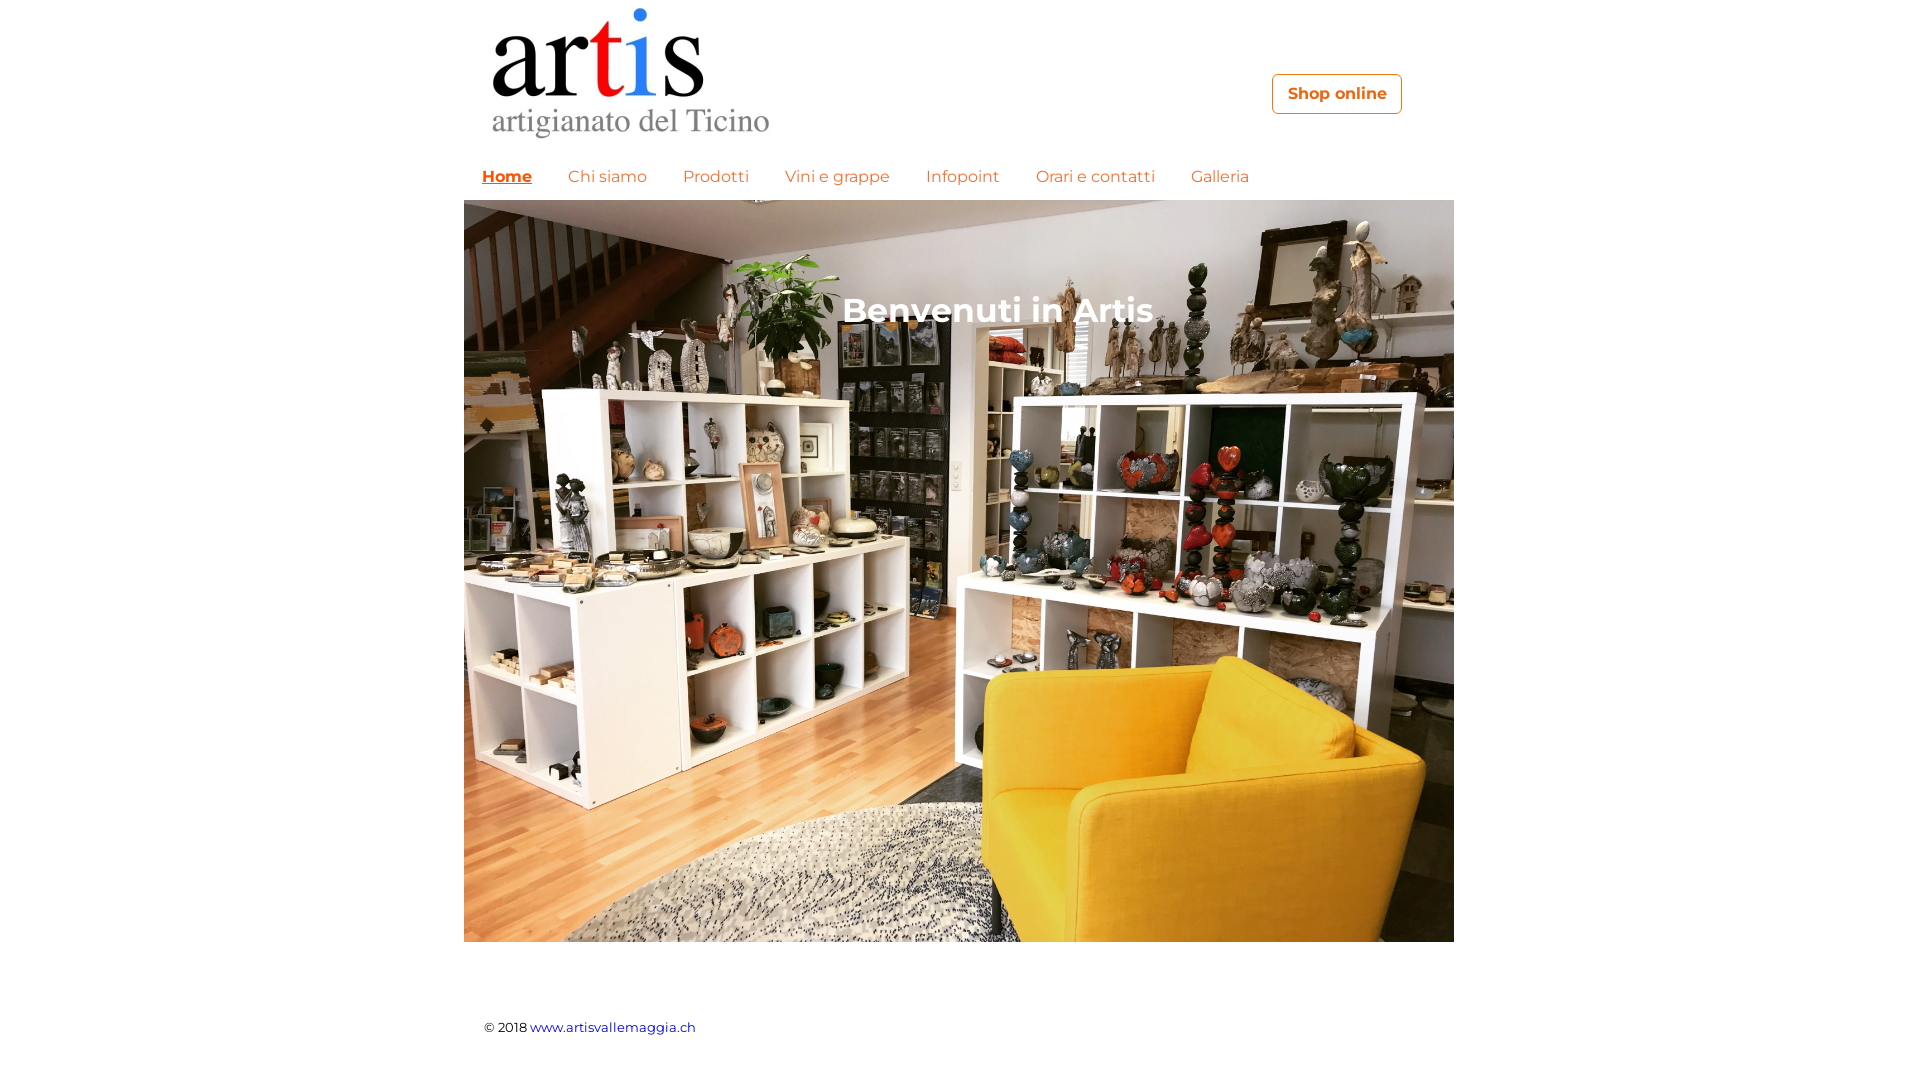 This screenshot has height=1080, width=1920. I want to click on 'Shop online', so click(1271, 93).